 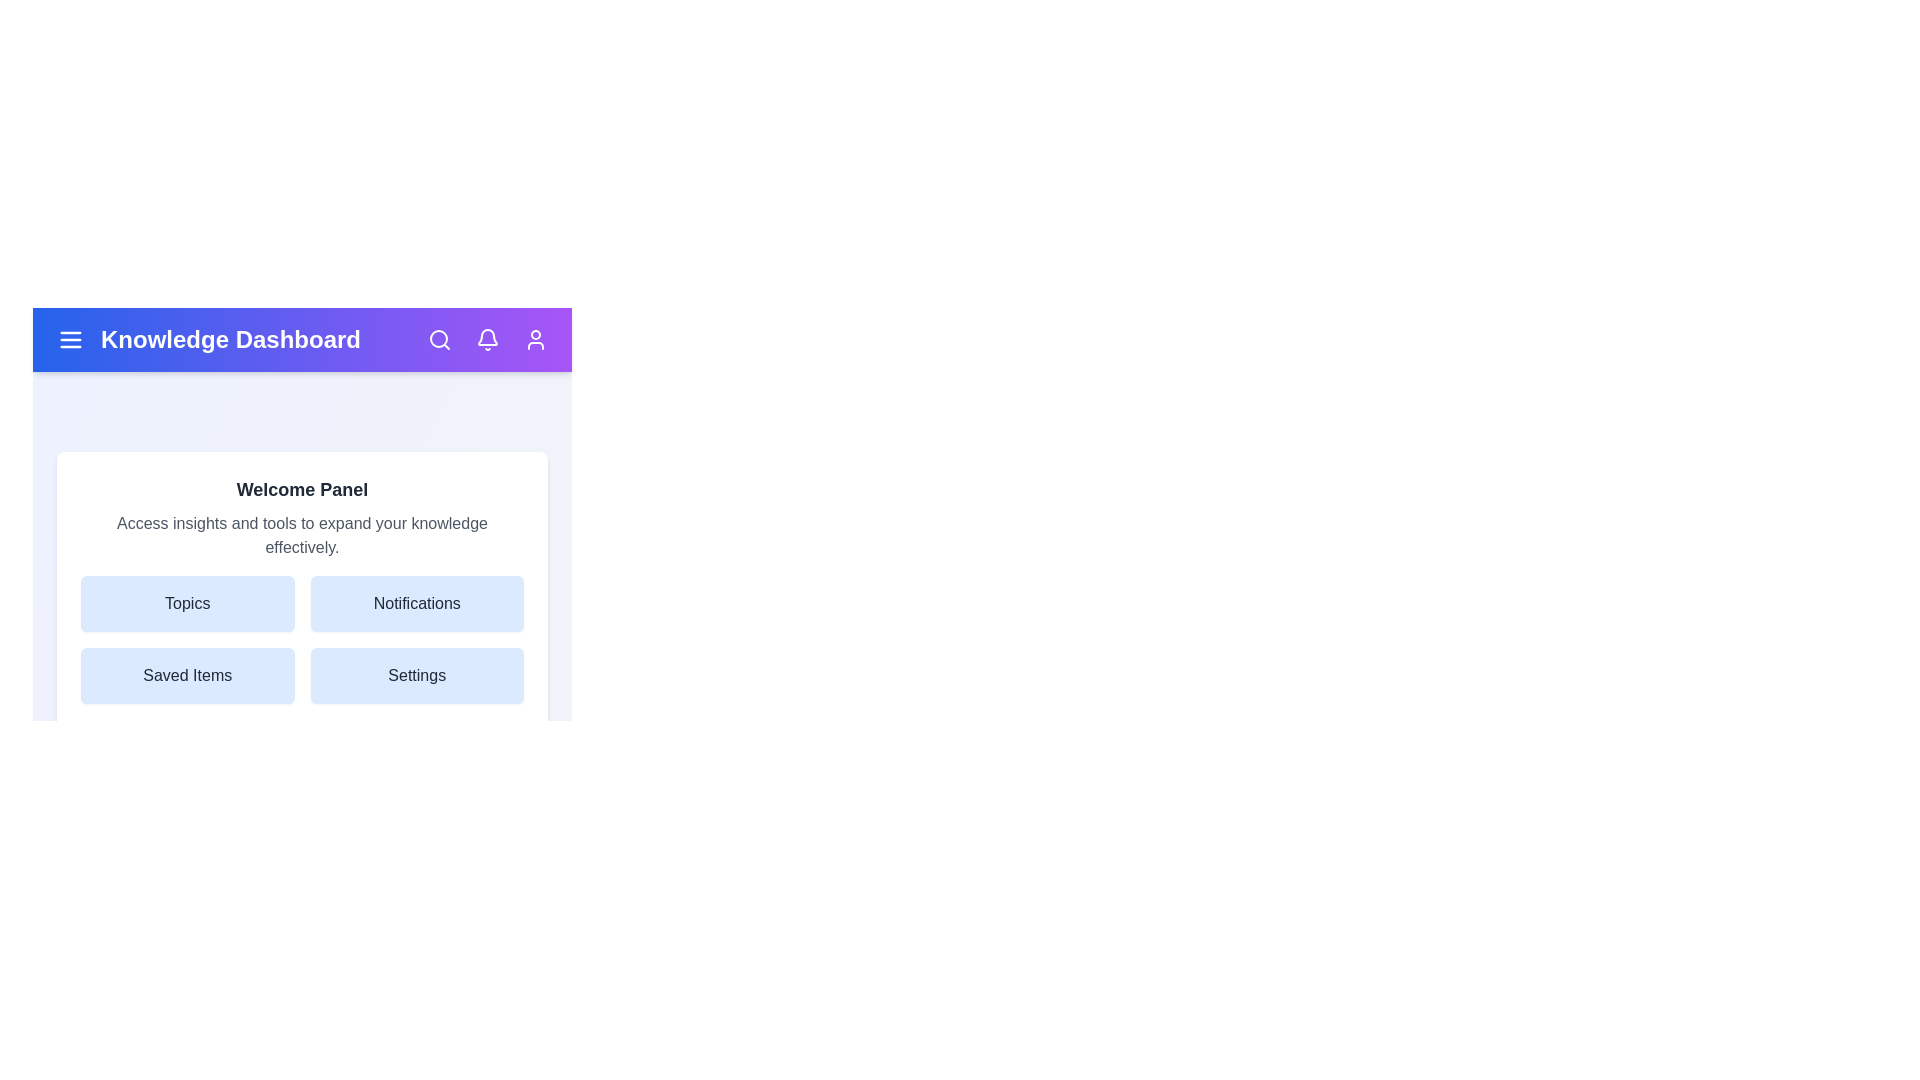 What do you see at coordinates (187, 675) in the screenshot?
I see `the 'Saved Items' button` at bounding box center [187, 675].